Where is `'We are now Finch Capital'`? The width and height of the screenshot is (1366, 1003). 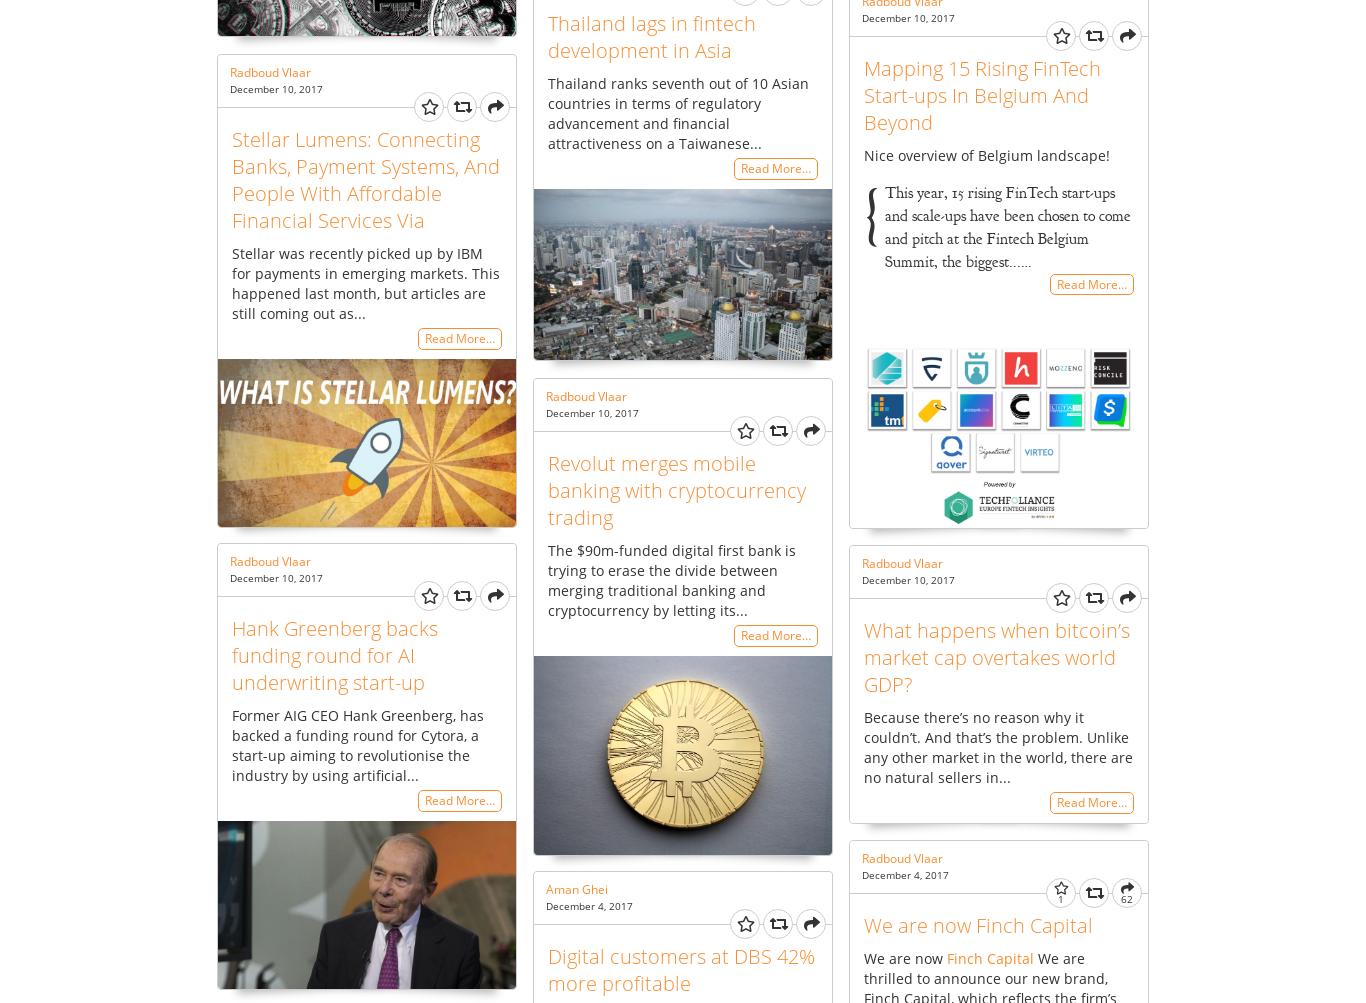 'We are now Finch Capital' is located at coordinates (978, 923).